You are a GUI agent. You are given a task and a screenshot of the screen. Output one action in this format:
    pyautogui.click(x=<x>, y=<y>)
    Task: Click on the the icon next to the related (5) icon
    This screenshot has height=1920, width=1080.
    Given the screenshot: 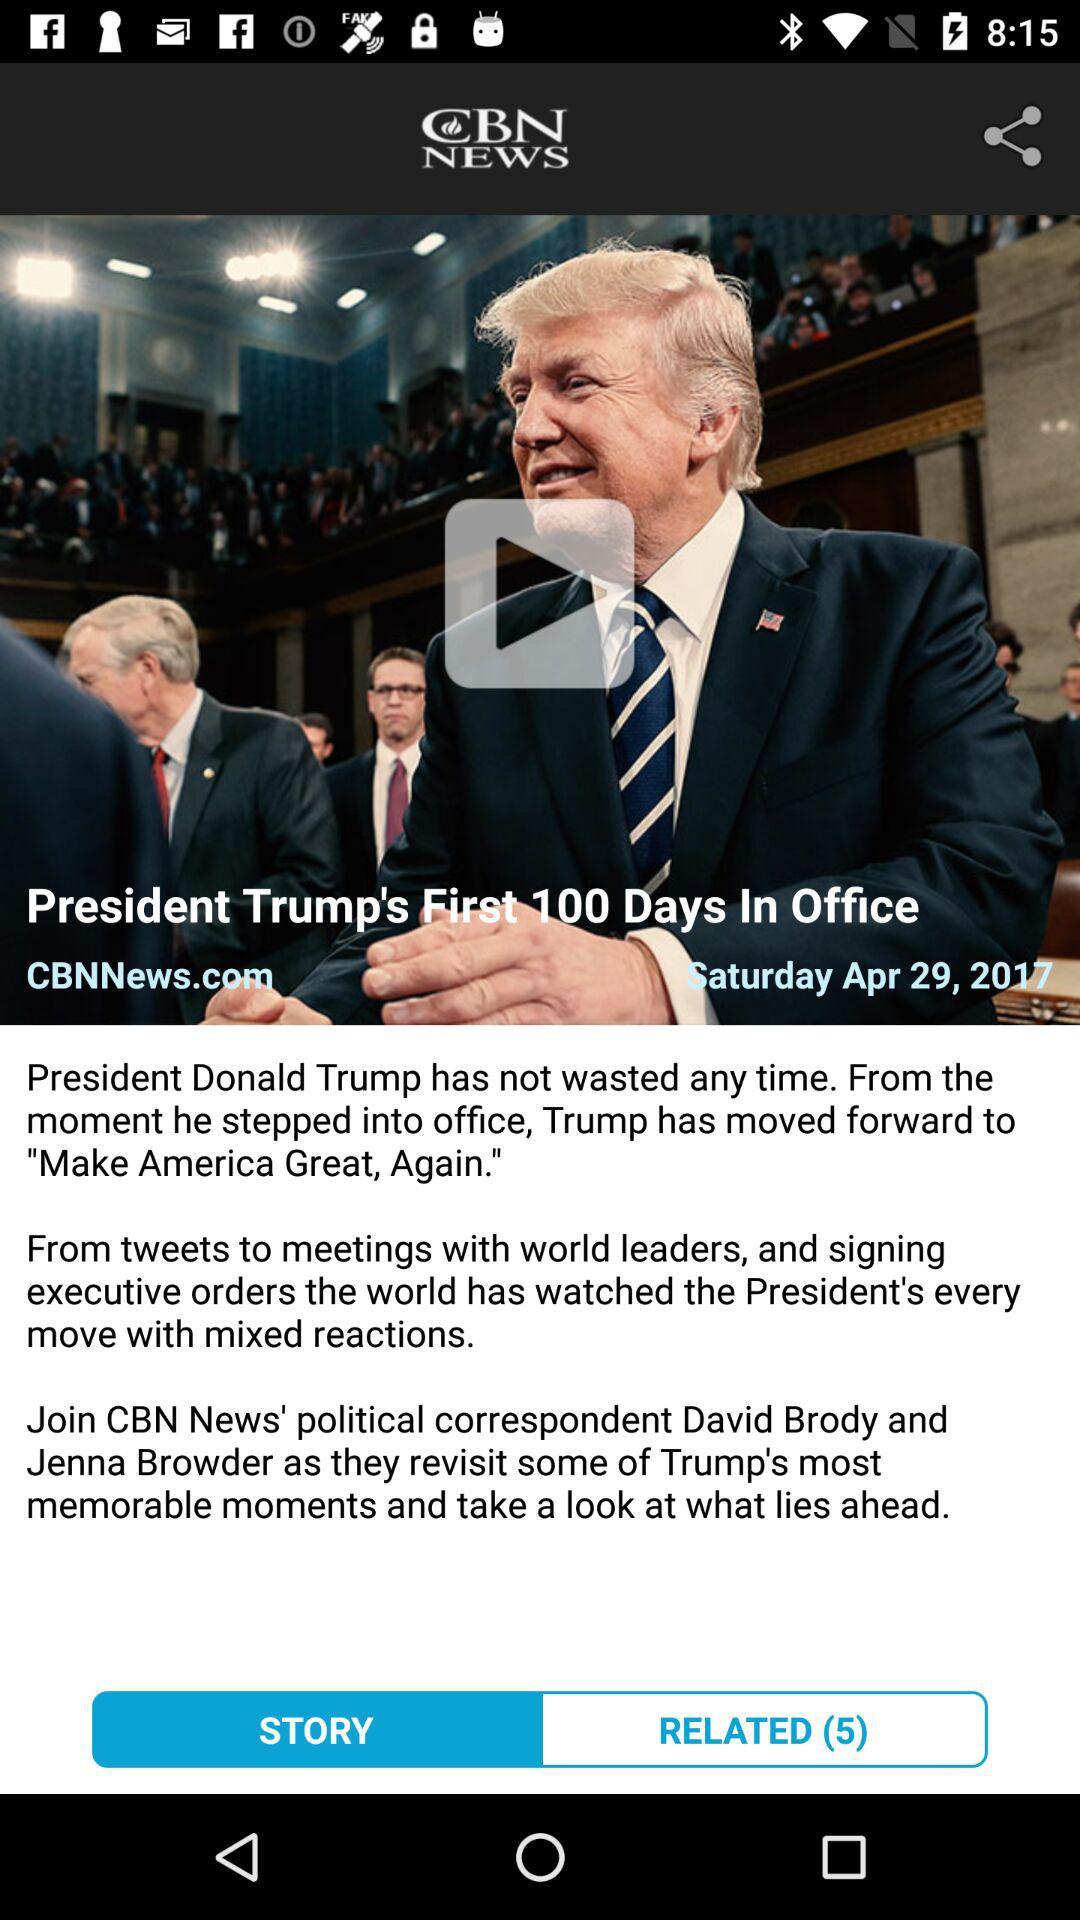 What is the action you would take?
    pyautogui.click(x=315, y=1728)
    